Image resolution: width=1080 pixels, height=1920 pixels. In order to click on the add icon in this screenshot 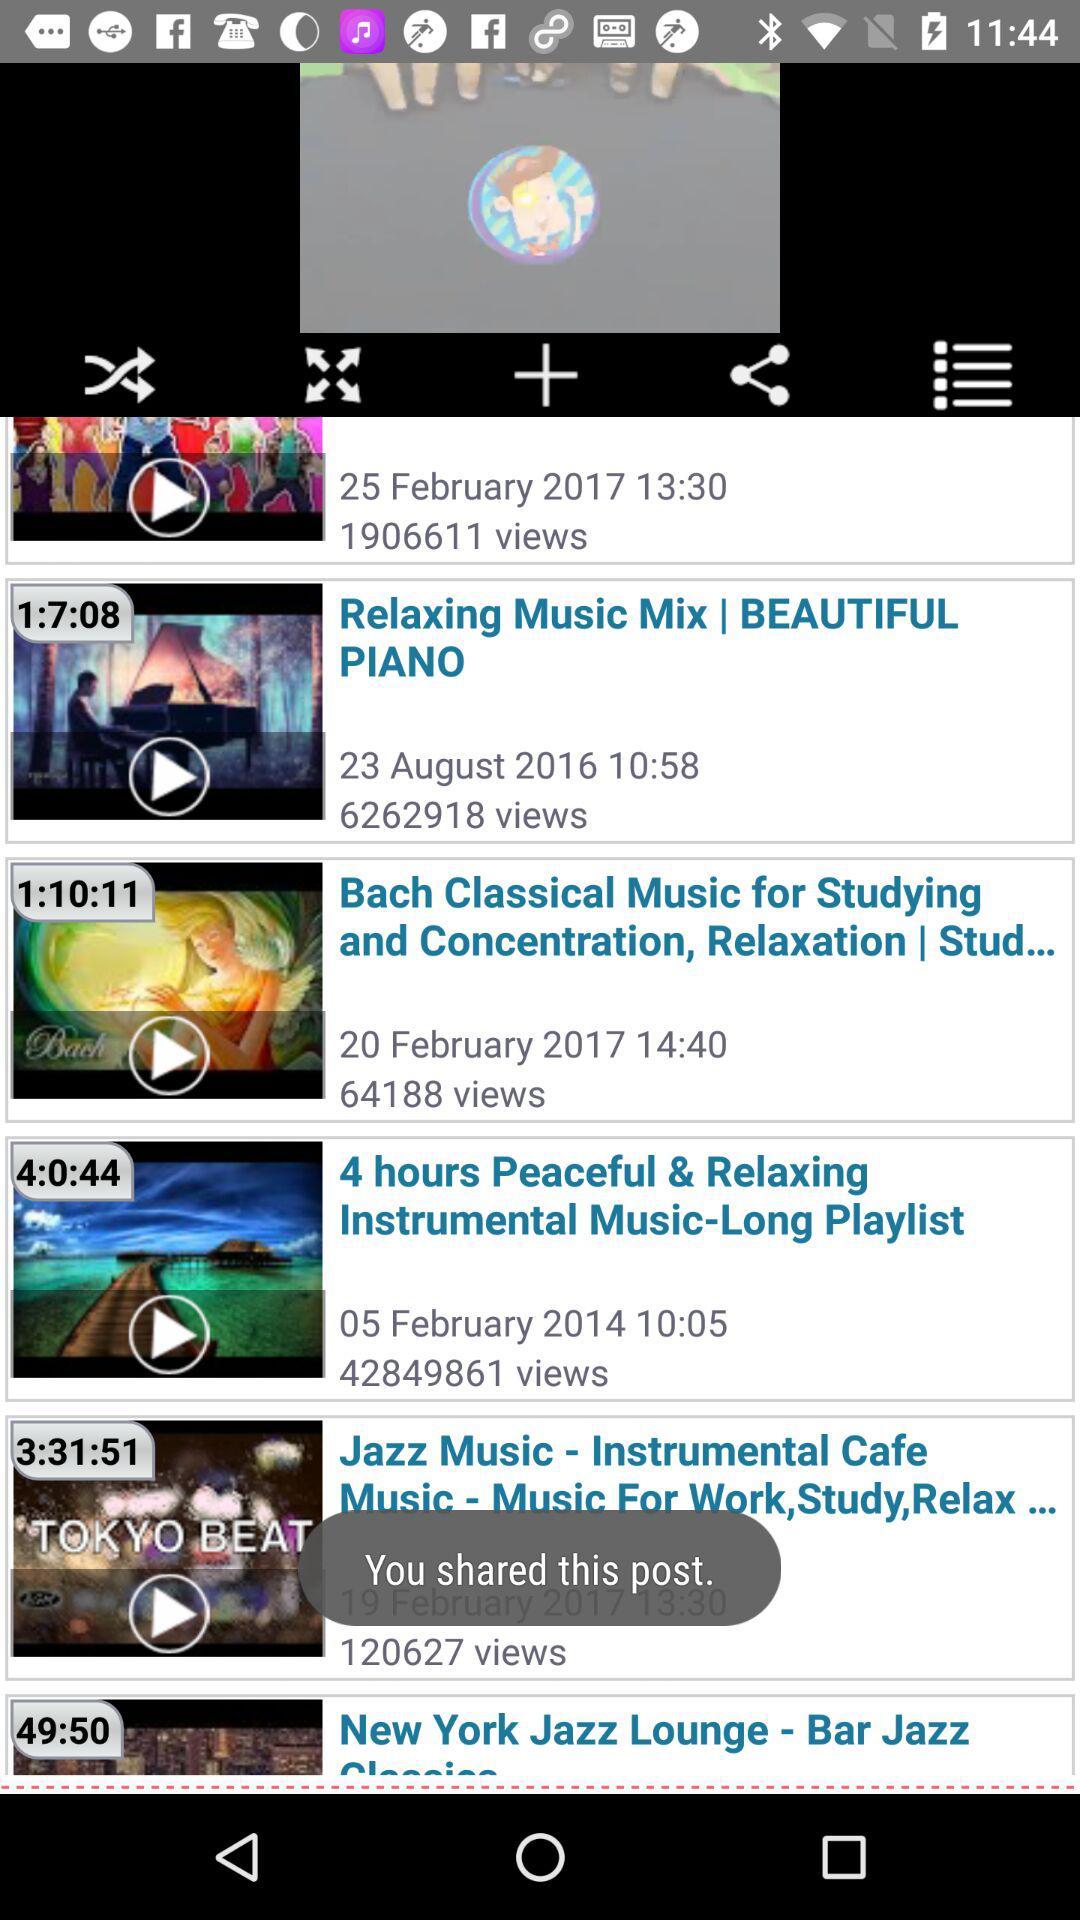, I will do `click(546, 374)`.